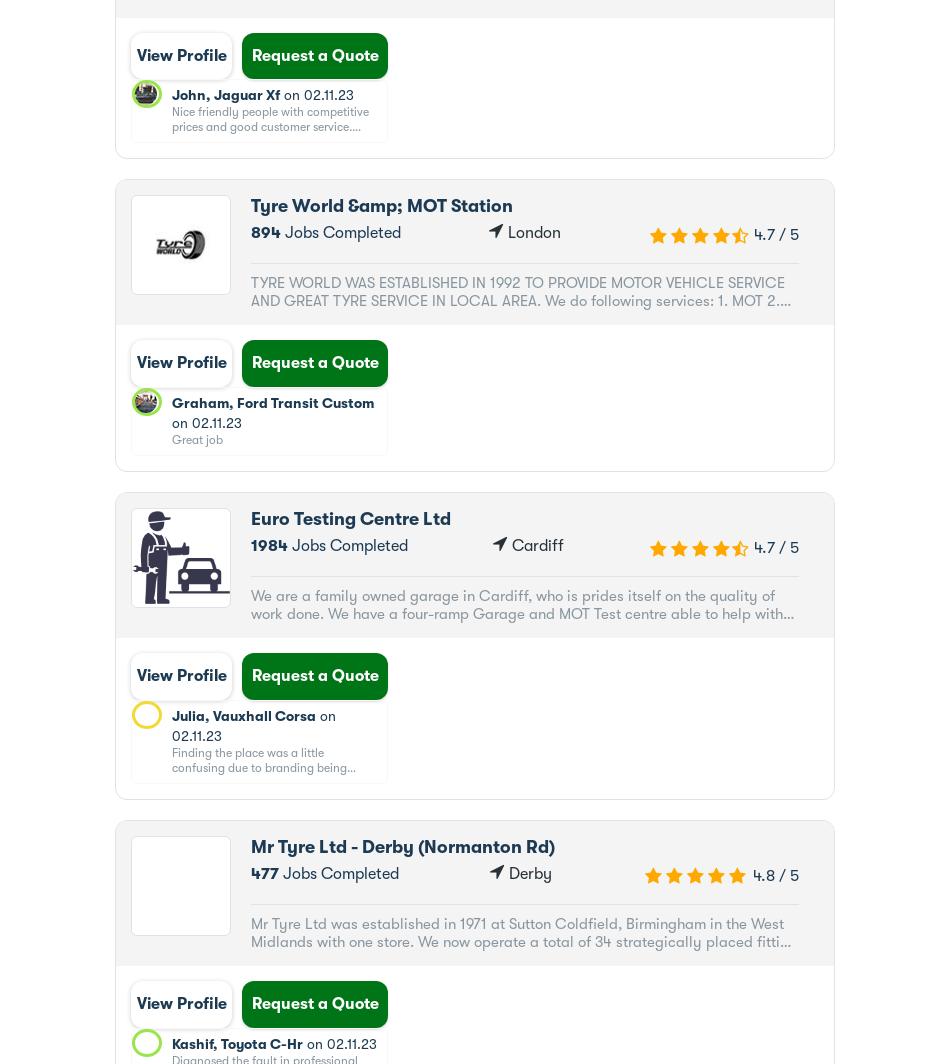 The height and width of the screenshot is (1064, 950). What do you see at coordinates (530, 873) in the screenshot?
I see `'Derby'` at bounding box center [530, 873].